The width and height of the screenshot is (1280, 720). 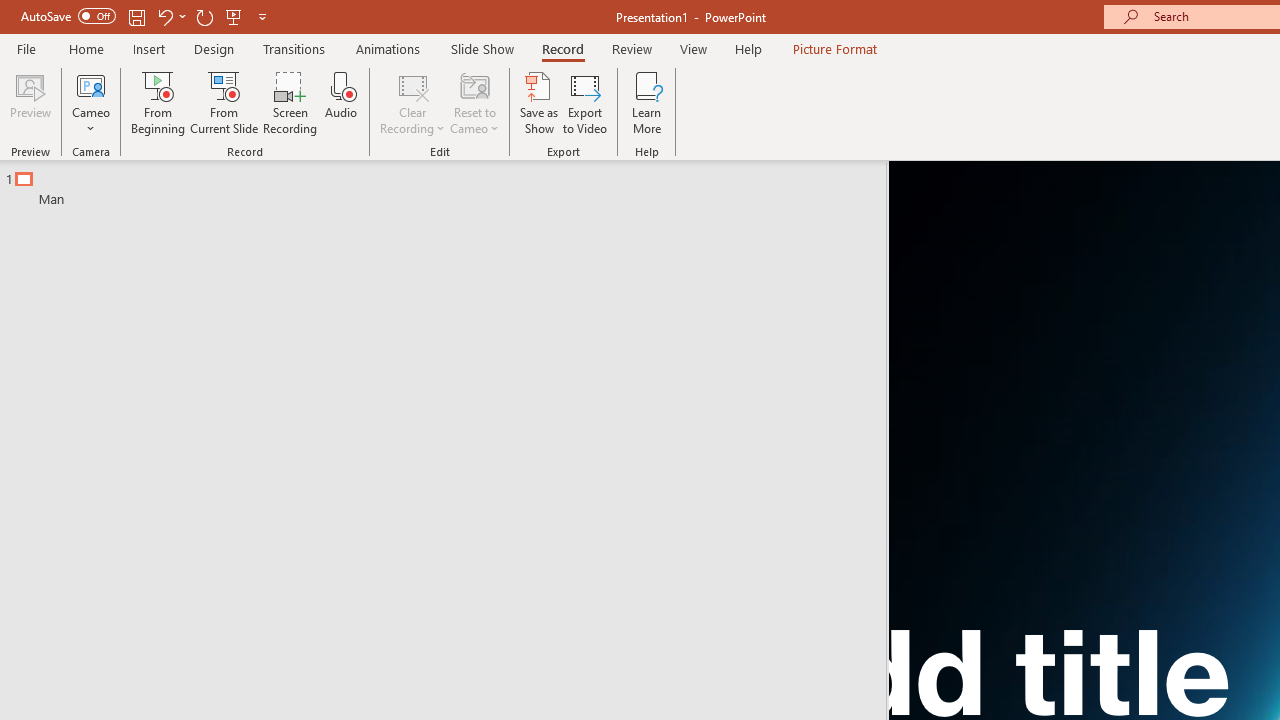 What do you see at coordinates (214, 48) in the screenshot?
I see `'Design'` at bounding box center [214, 48].